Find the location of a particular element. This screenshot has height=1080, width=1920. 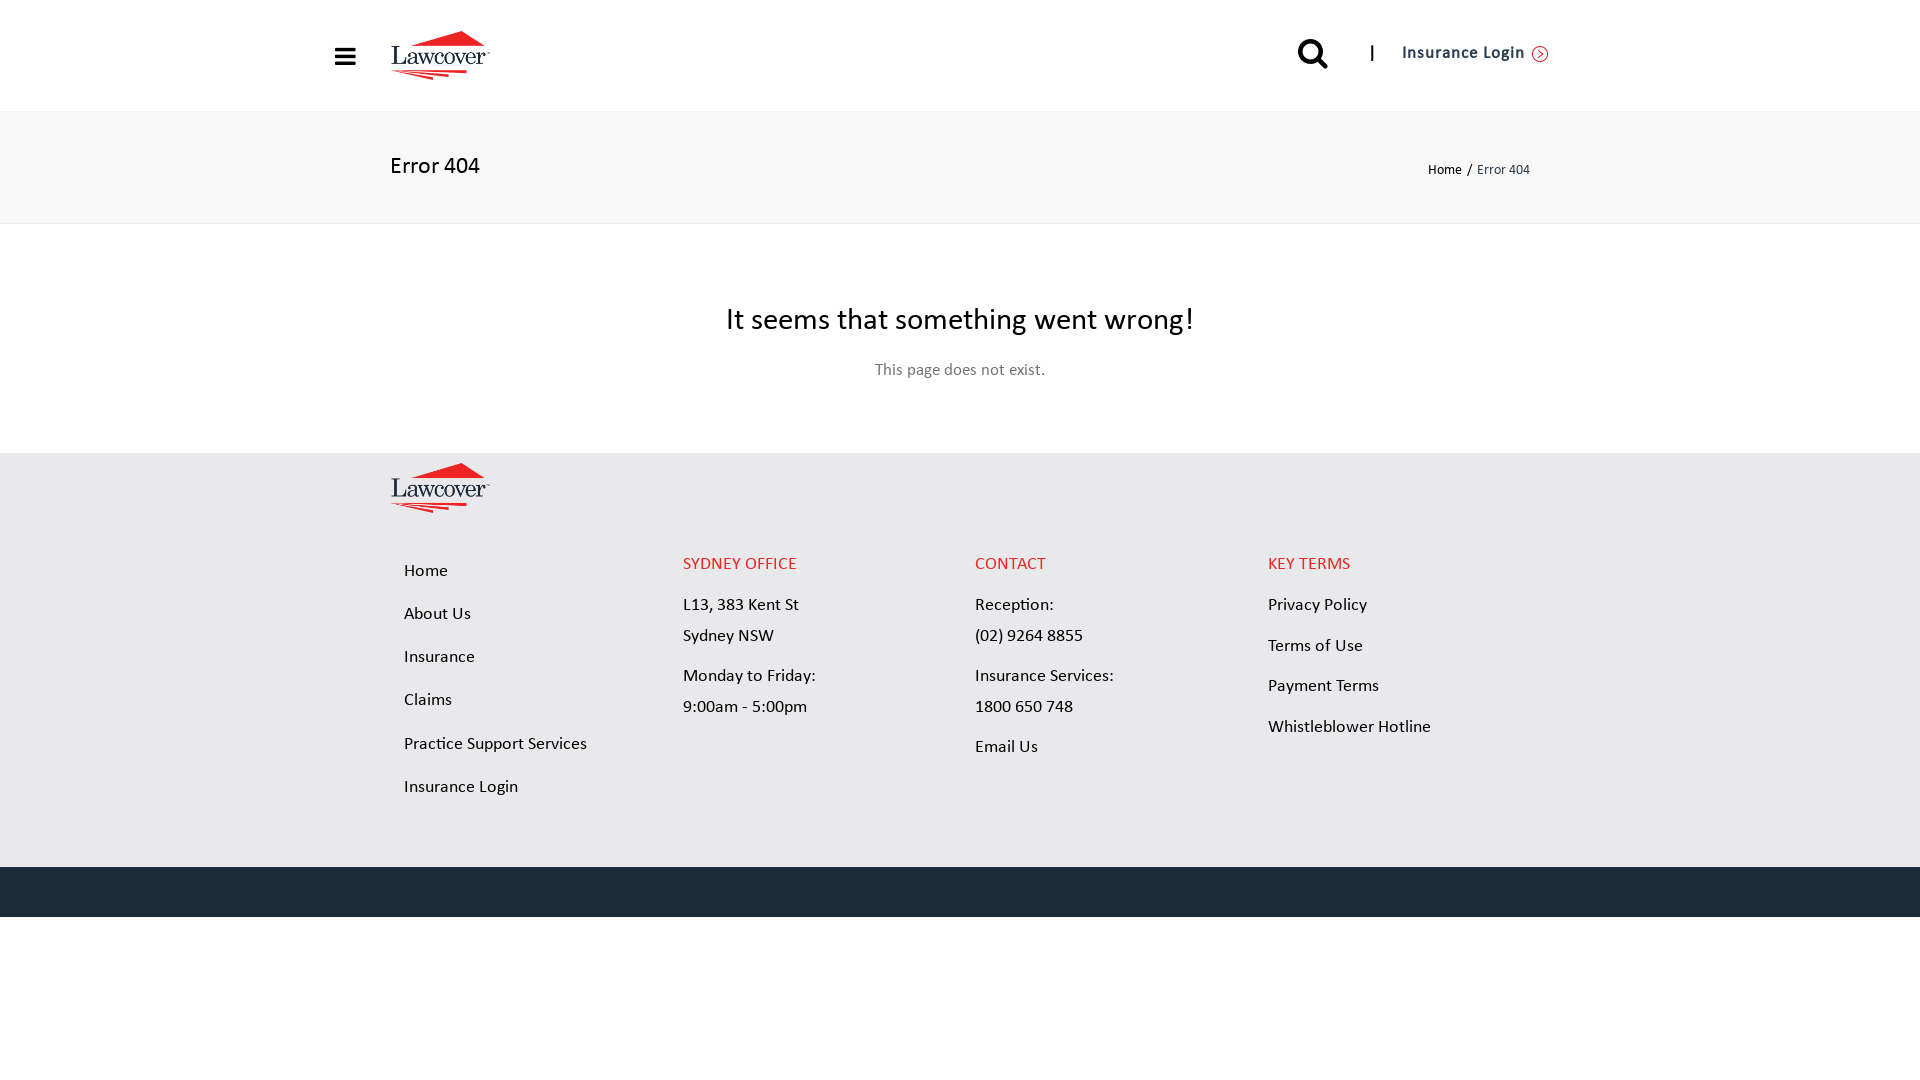

'Insurance' is located at coordinates (521, 658).